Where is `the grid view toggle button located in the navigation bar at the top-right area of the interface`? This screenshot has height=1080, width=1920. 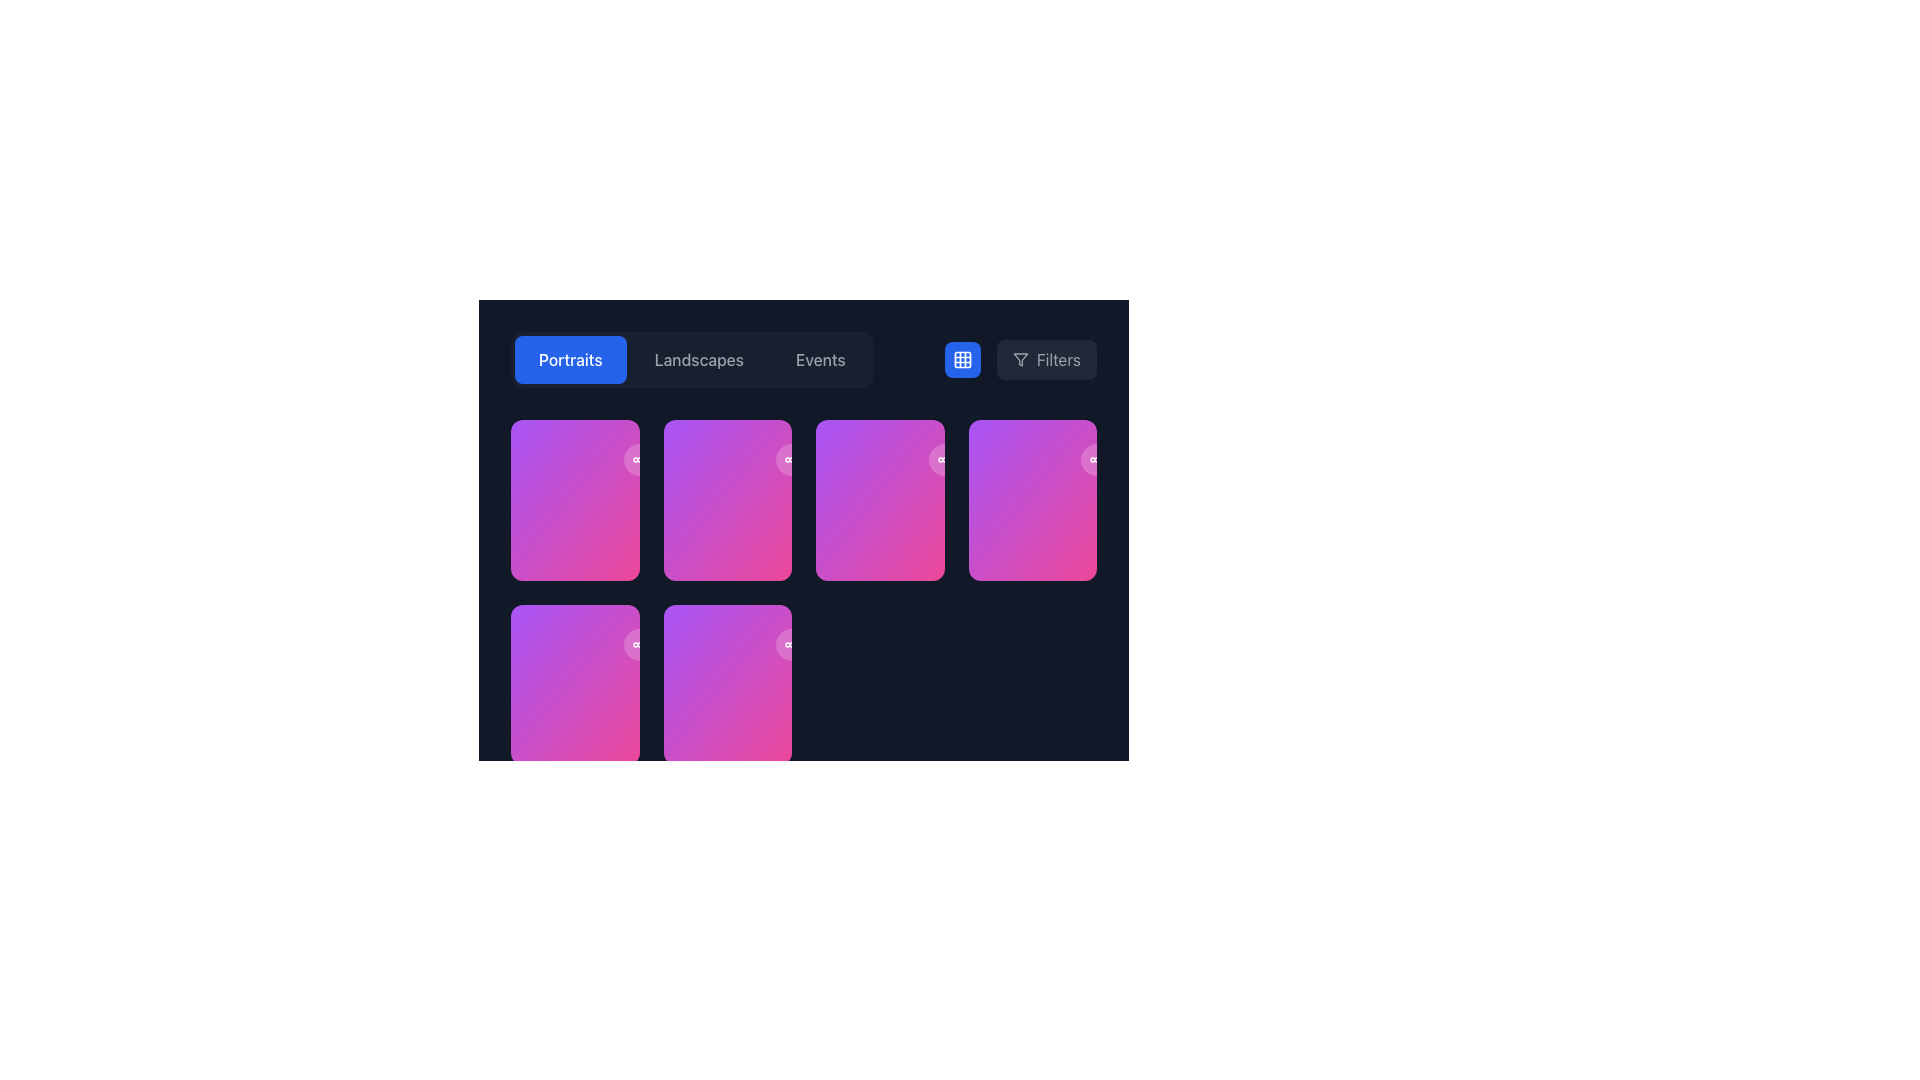 the grid view toggle button located in the navigation bar at the top-right area of the interface is located at coordinates (962, 358).